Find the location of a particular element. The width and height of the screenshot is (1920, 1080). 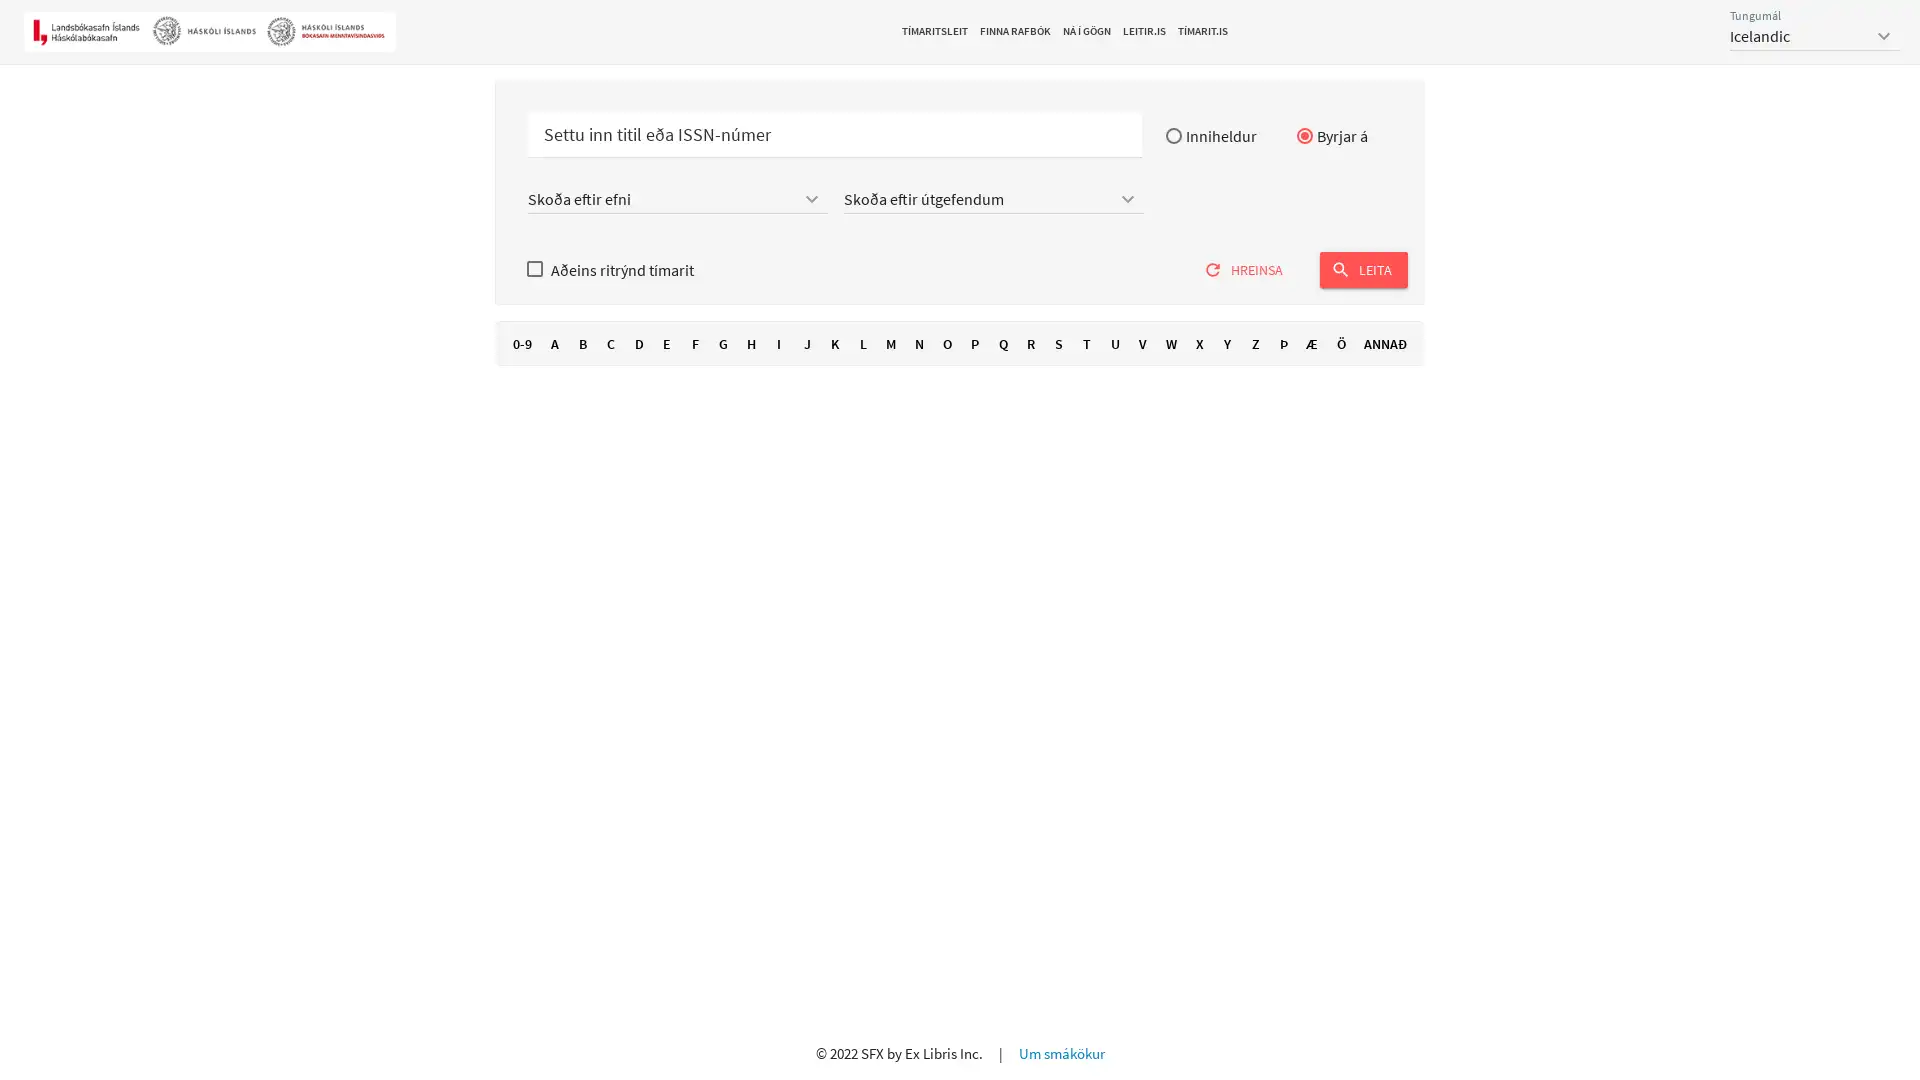

K is located at coordinates (835, 342).